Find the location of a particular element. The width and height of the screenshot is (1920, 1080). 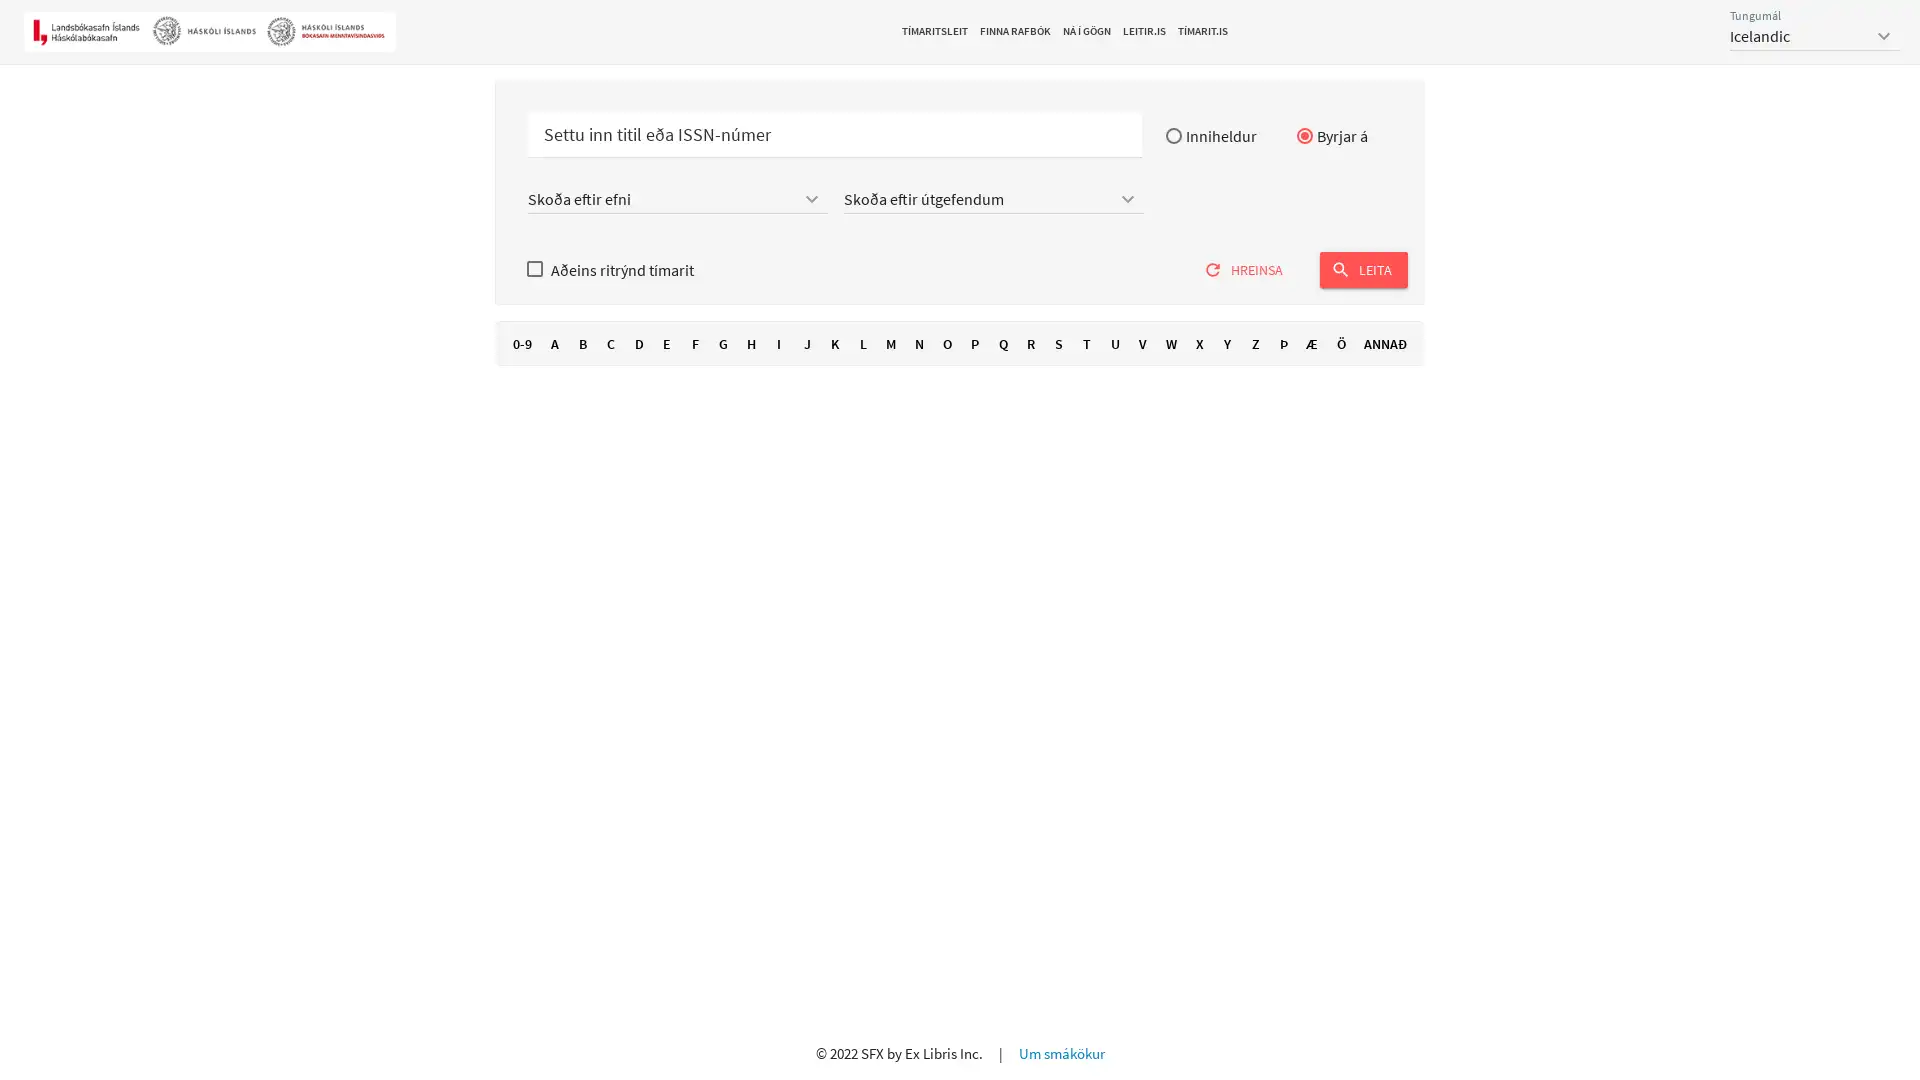

K is located at coordinates (835, 342).